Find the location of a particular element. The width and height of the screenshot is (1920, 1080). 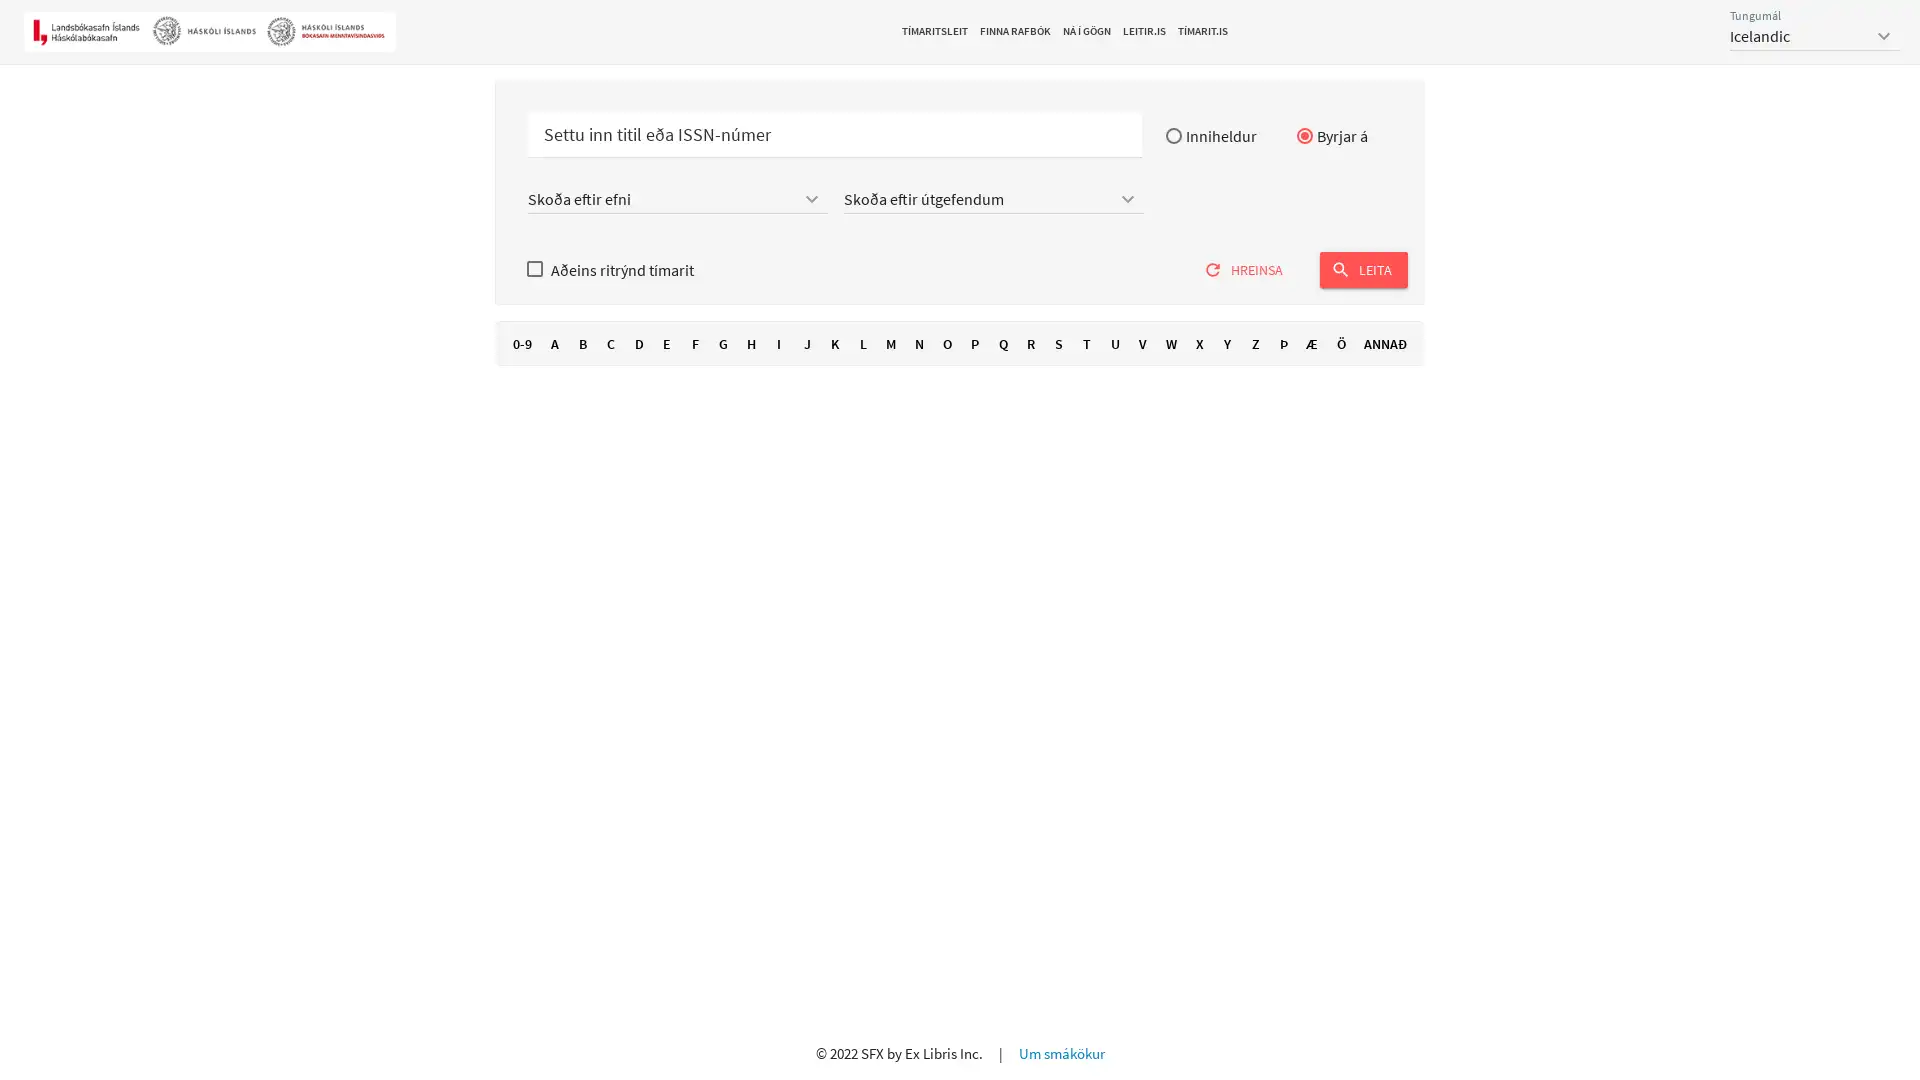

K is located at coordinates (835, 342).